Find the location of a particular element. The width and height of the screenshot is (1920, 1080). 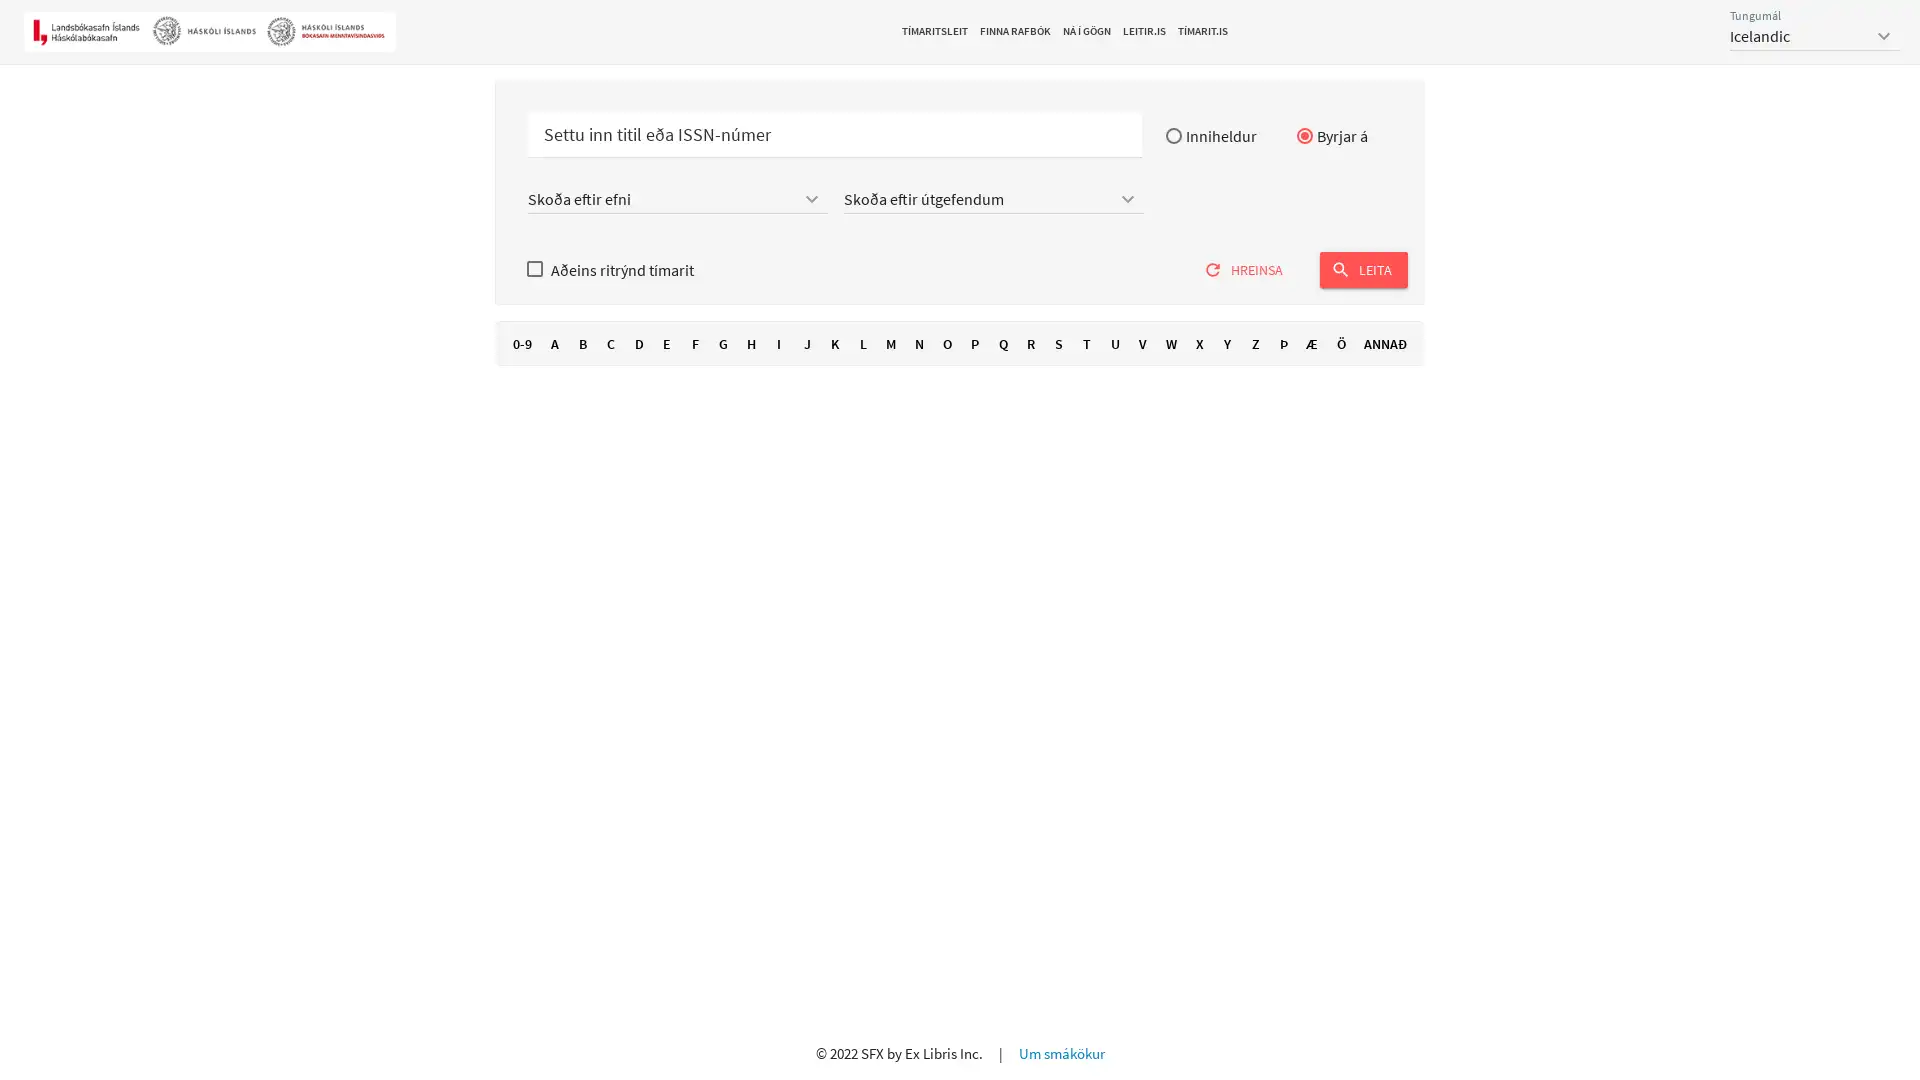

K is located at coordinates (835, 342).